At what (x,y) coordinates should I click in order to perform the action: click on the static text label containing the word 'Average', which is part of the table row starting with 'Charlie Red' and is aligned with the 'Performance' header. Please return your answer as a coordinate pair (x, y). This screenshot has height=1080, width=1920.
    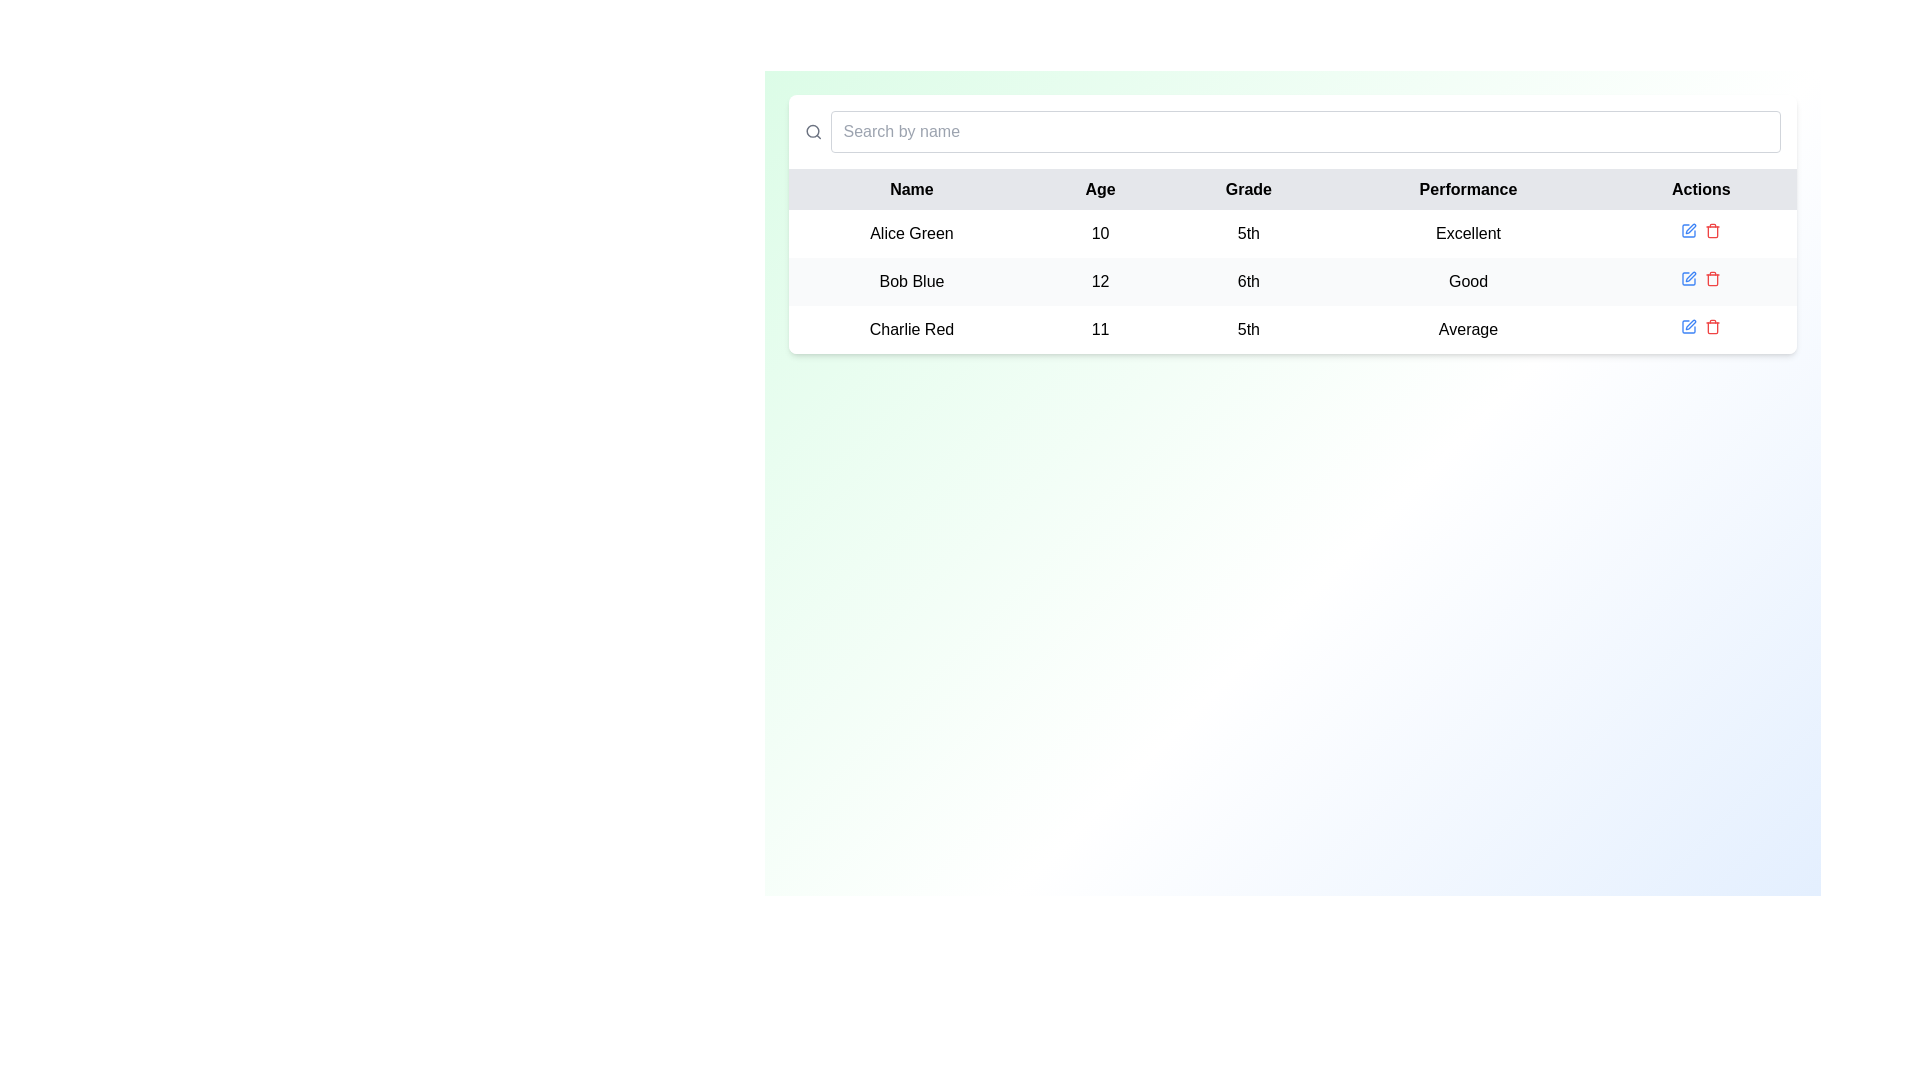
    Looking at the image, I should click on (1468, 329).